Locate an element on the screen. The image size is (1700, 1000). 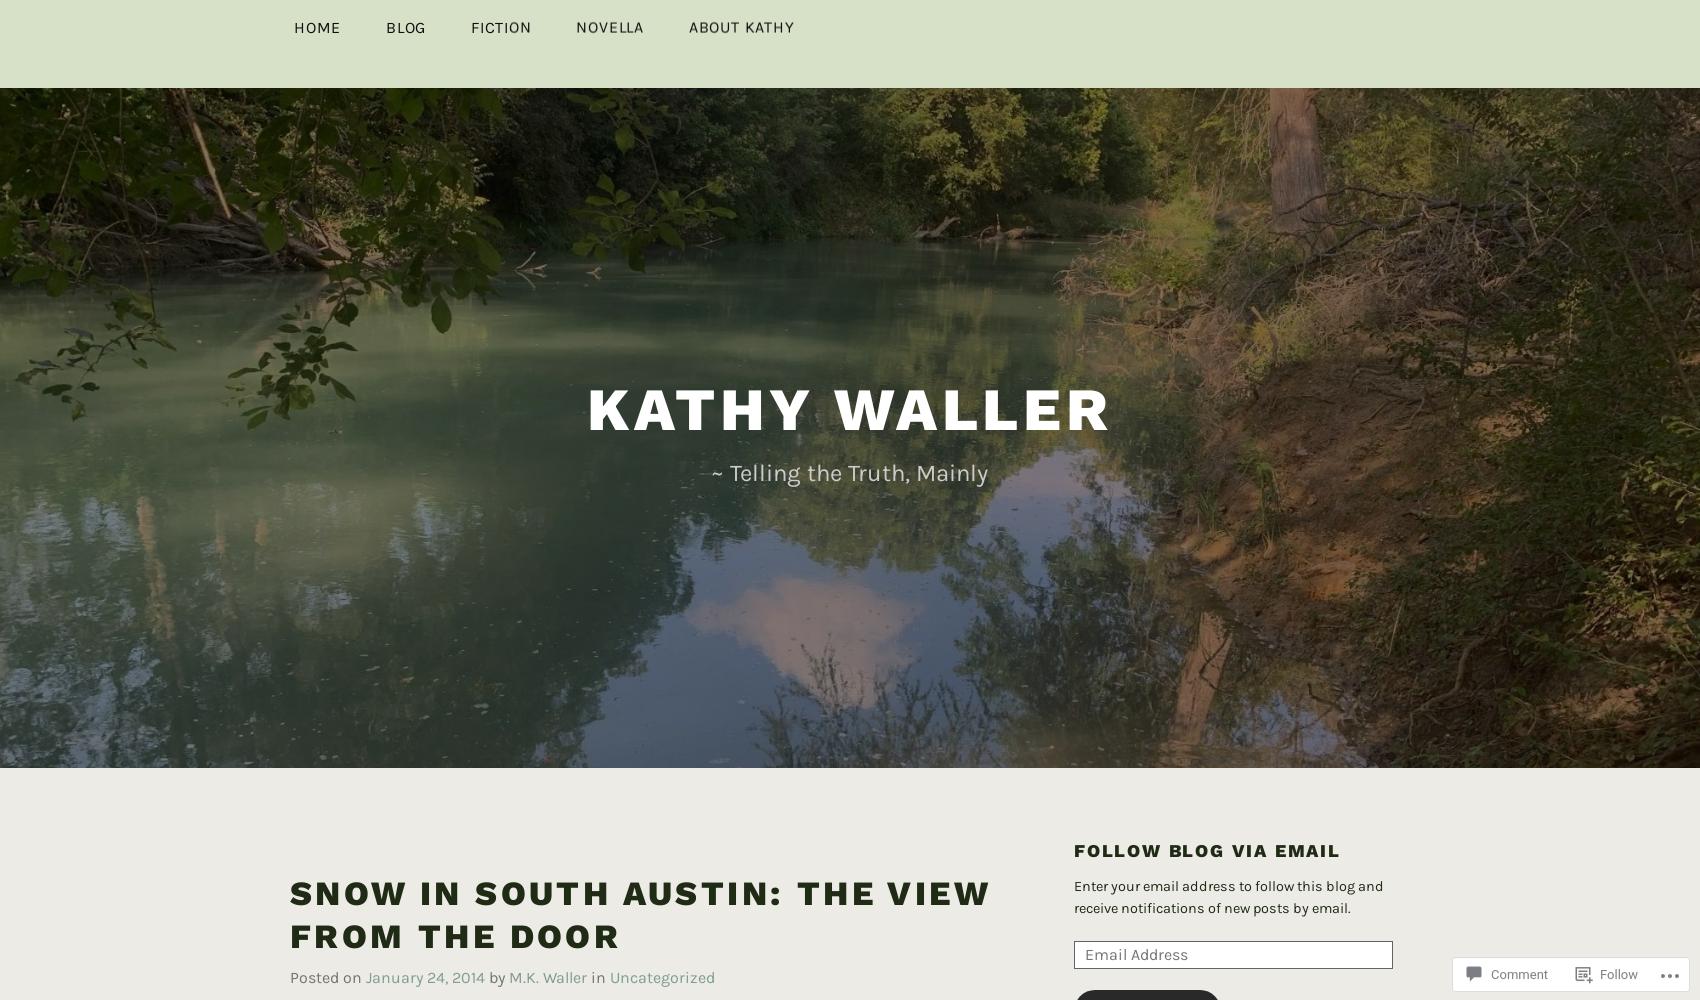
'Follow Blog via Email' is located at coordinates (1206, 817).